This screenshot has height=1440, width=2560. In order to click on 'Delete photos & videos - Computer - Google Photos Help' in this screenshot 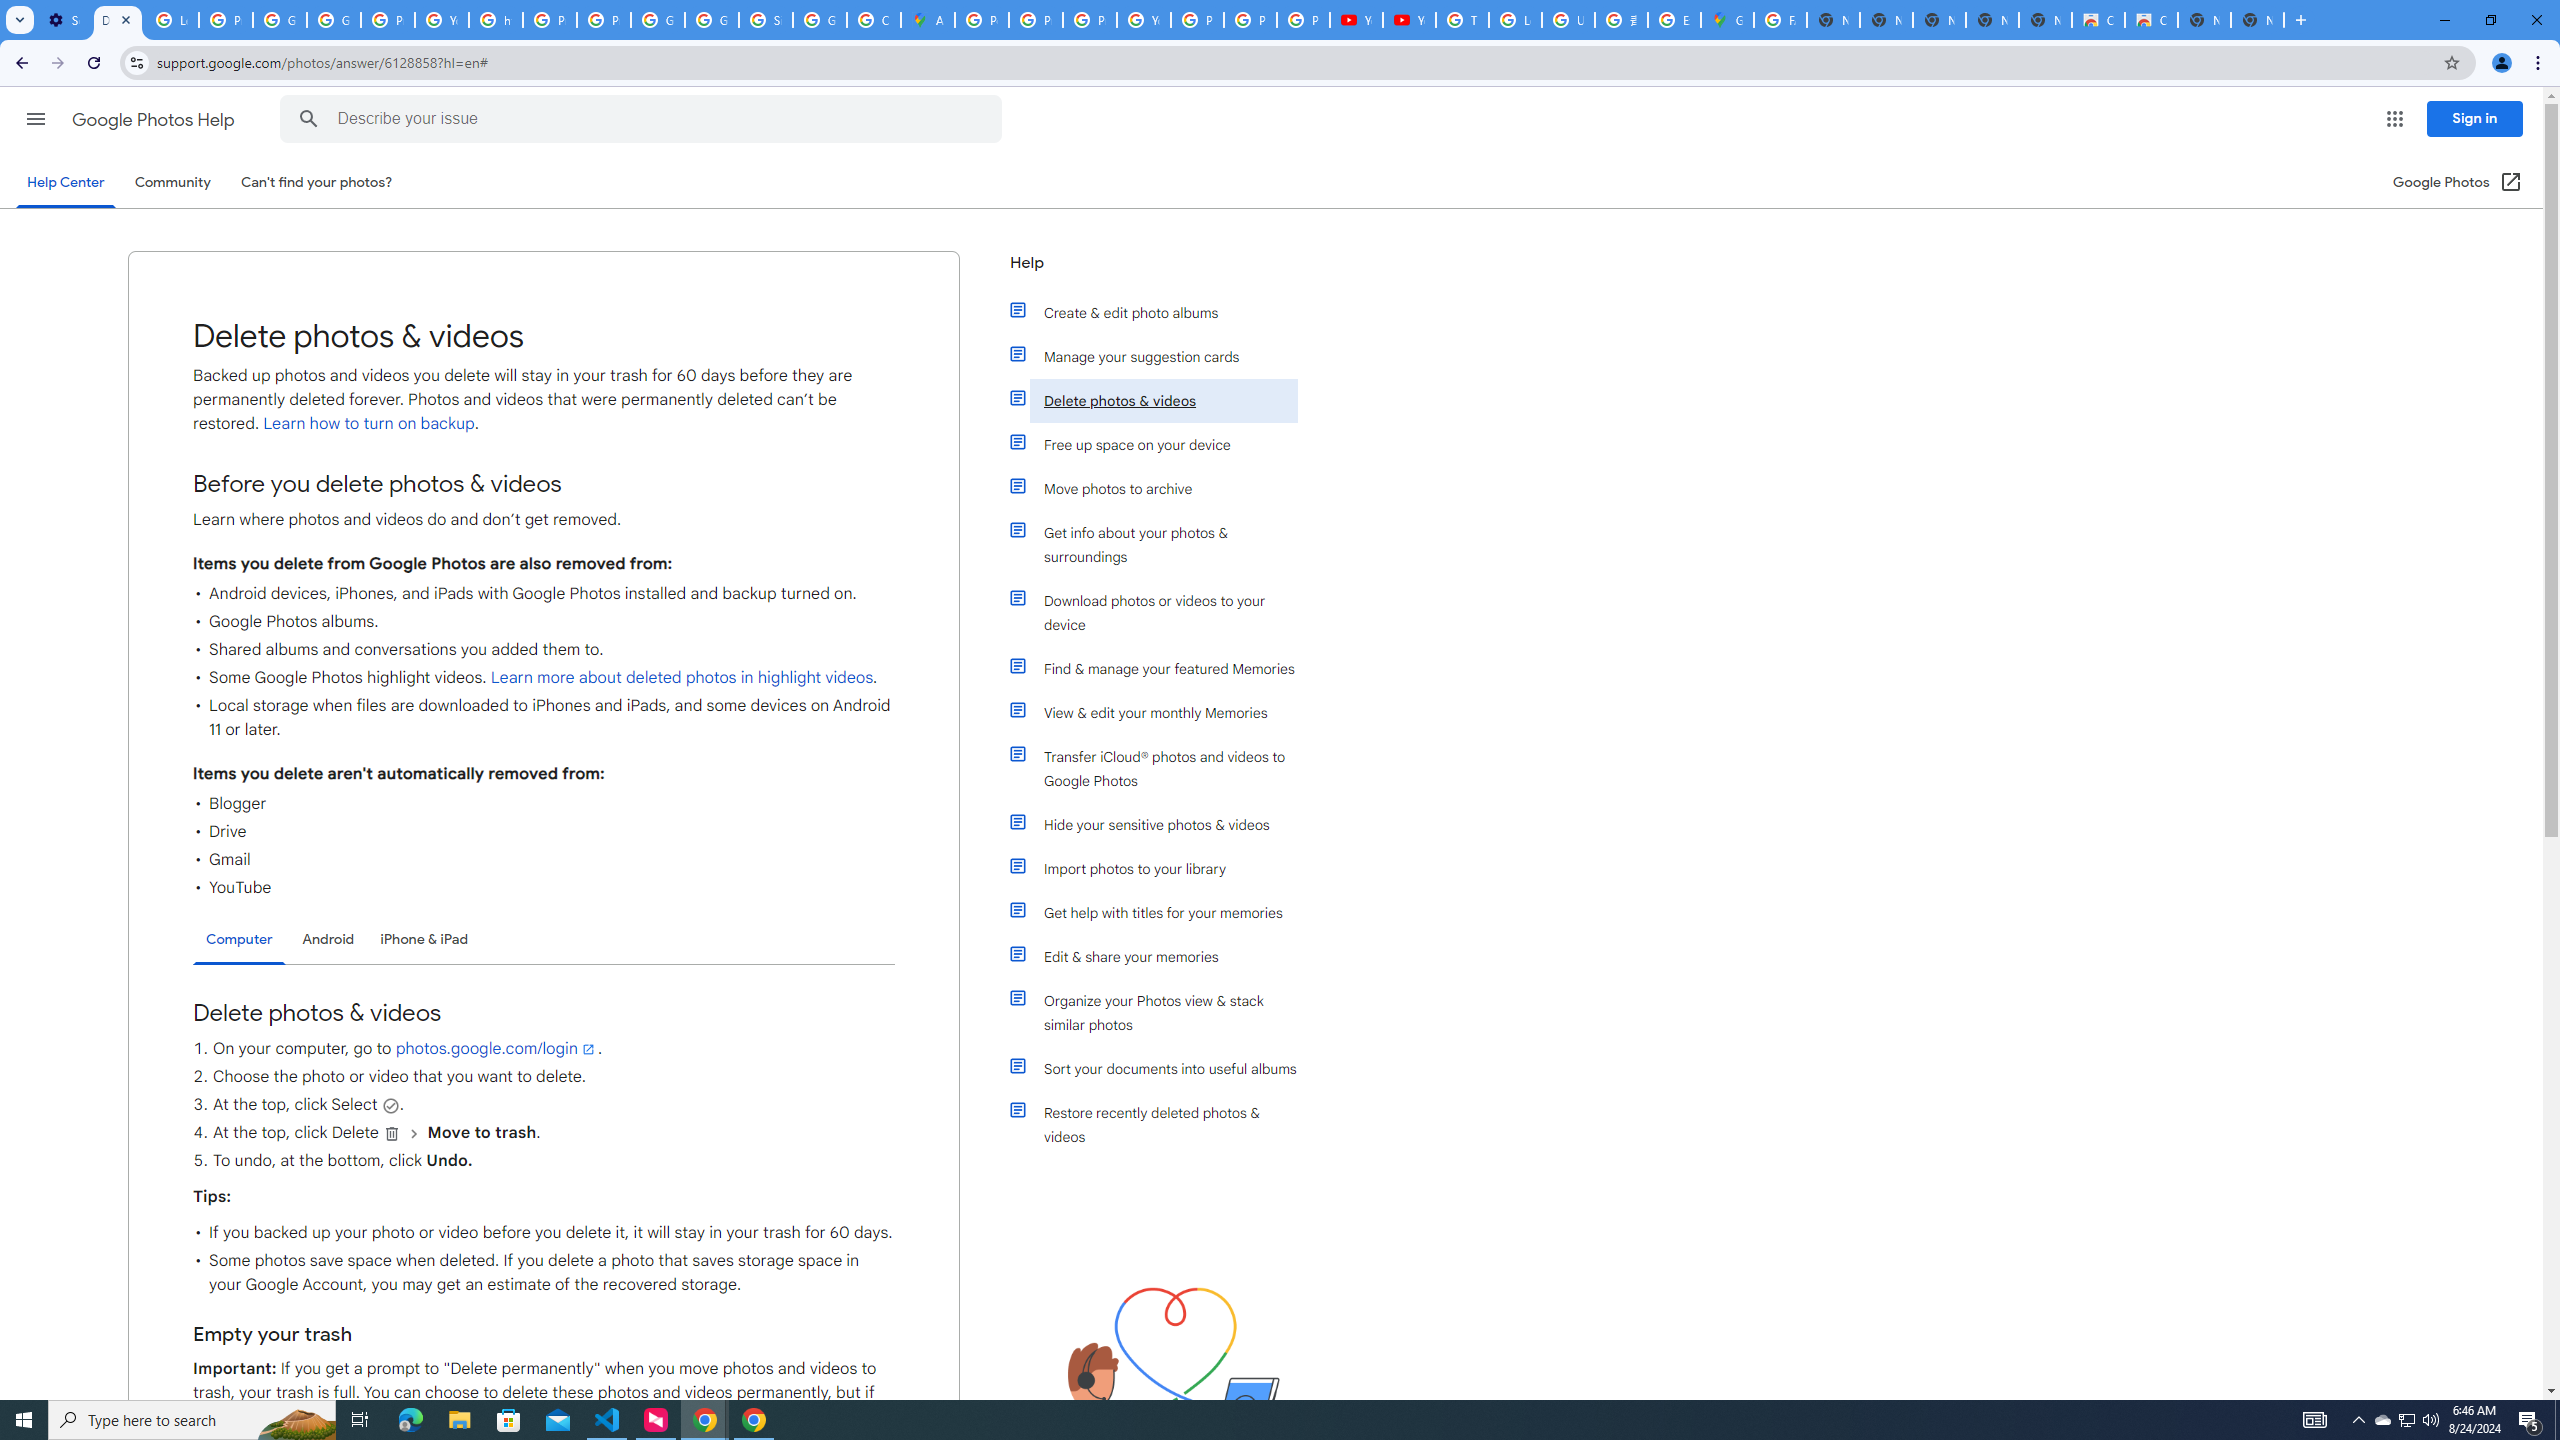, I will do `click(117, 19)`.